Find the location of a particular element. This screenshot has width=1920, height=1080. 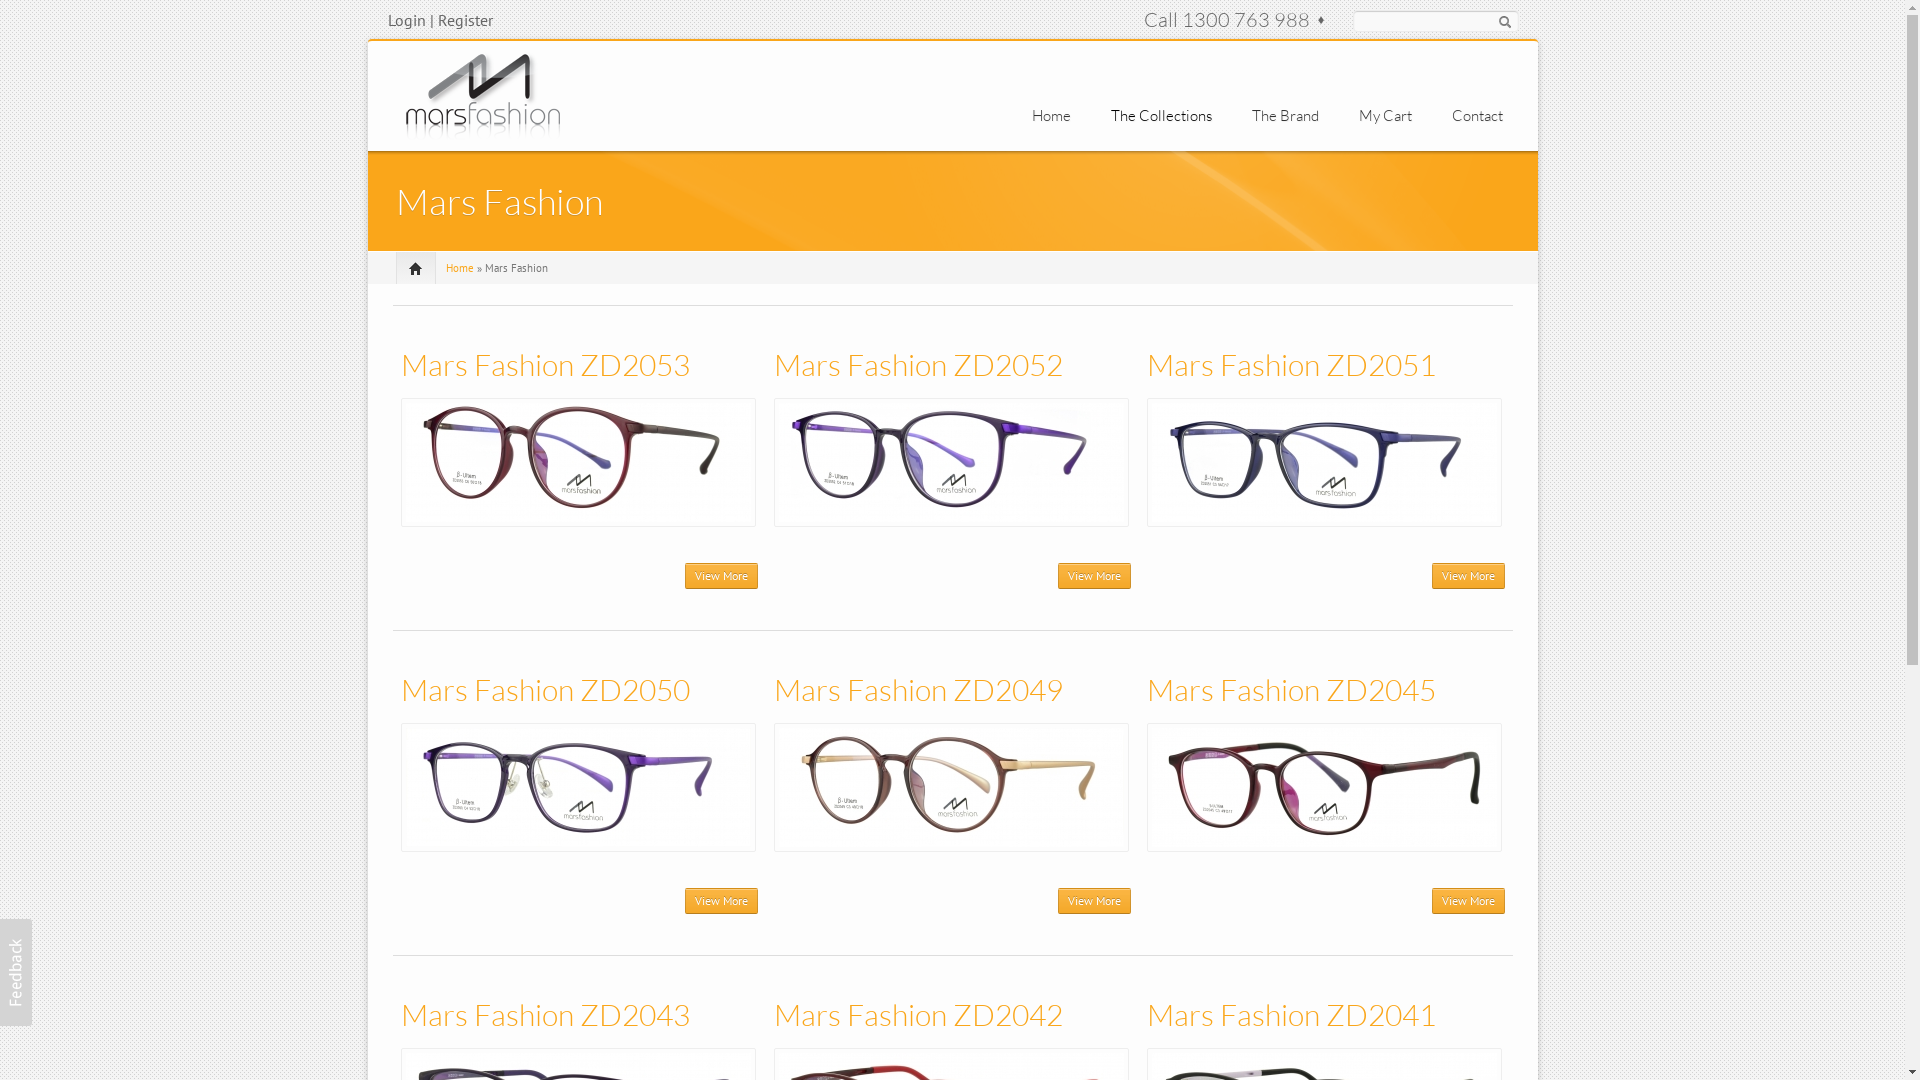

'Mars Fashion ZD2052' is located at coordinates (772, 364).